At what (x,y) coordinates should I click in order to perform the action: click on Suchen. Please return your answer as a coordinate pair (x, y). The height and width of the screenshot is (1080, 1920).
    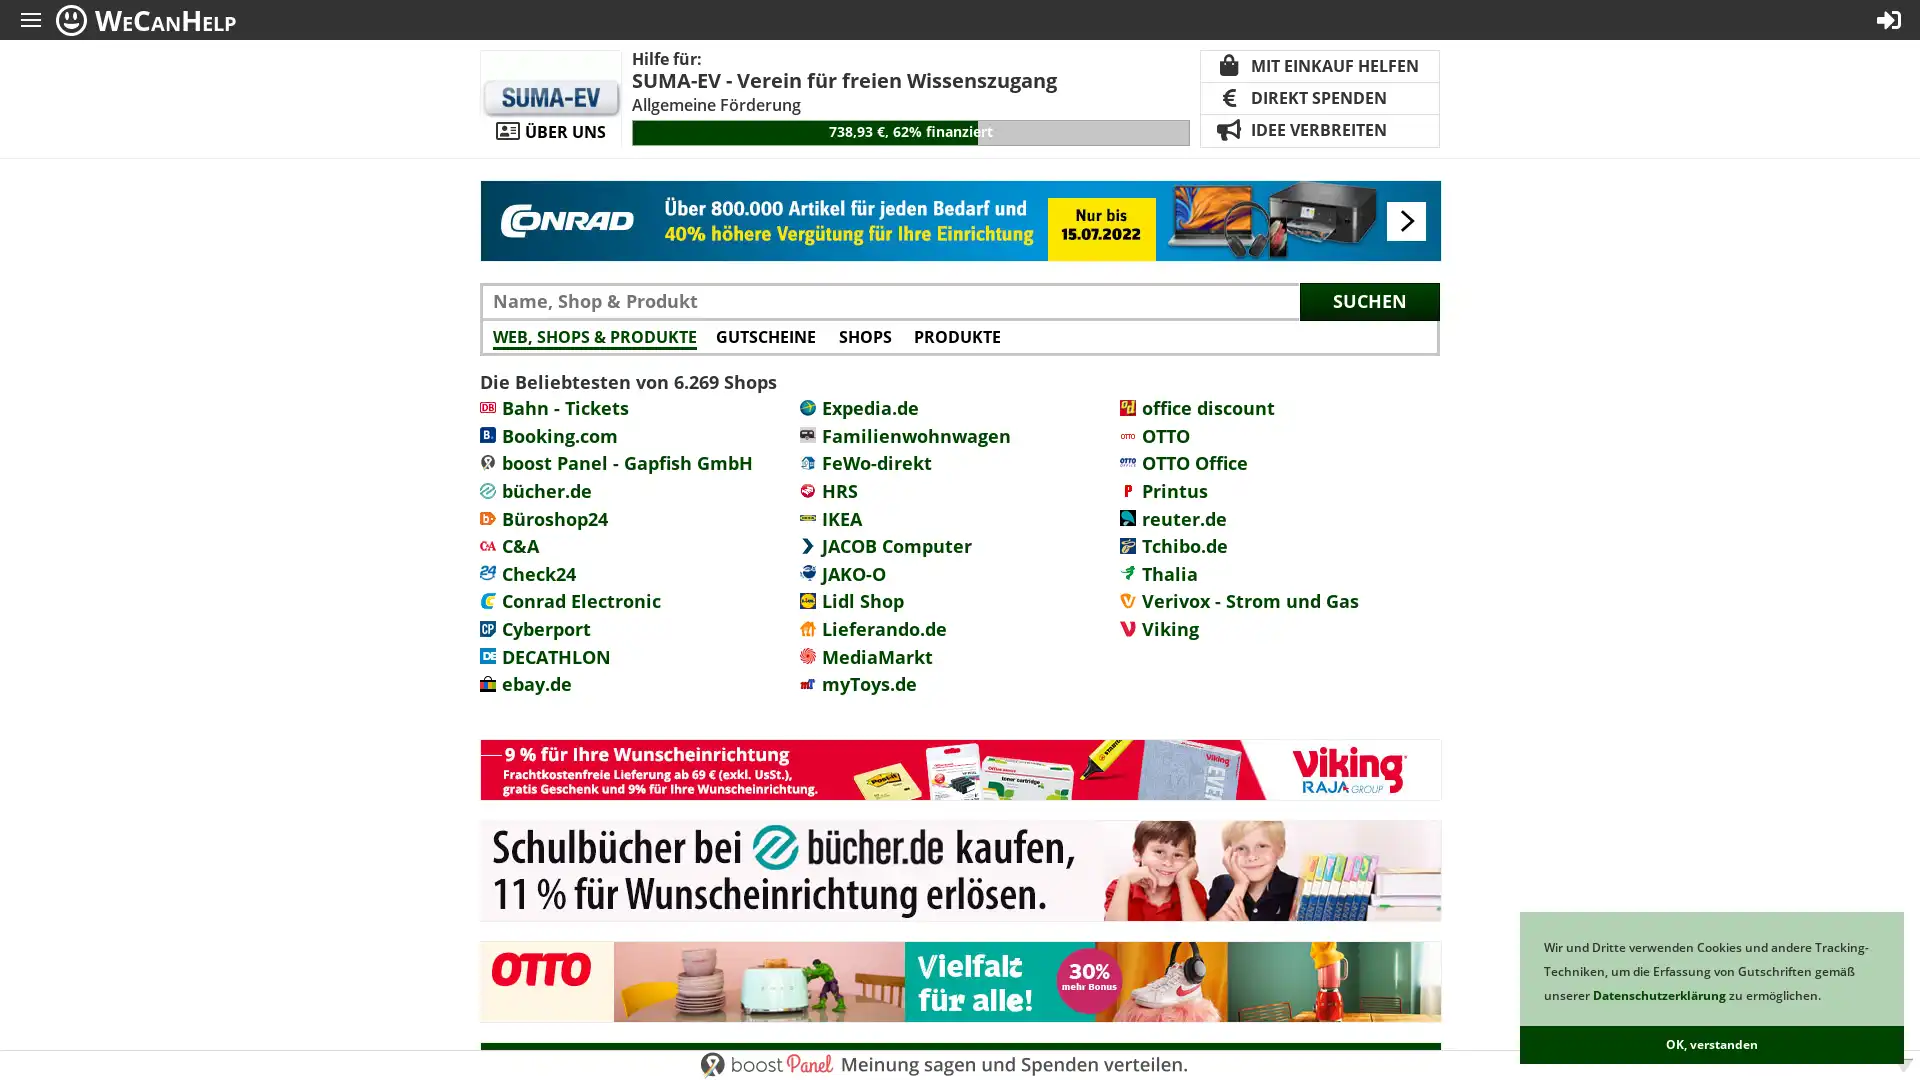
    Looking at the image, I should click on (1368, 300).